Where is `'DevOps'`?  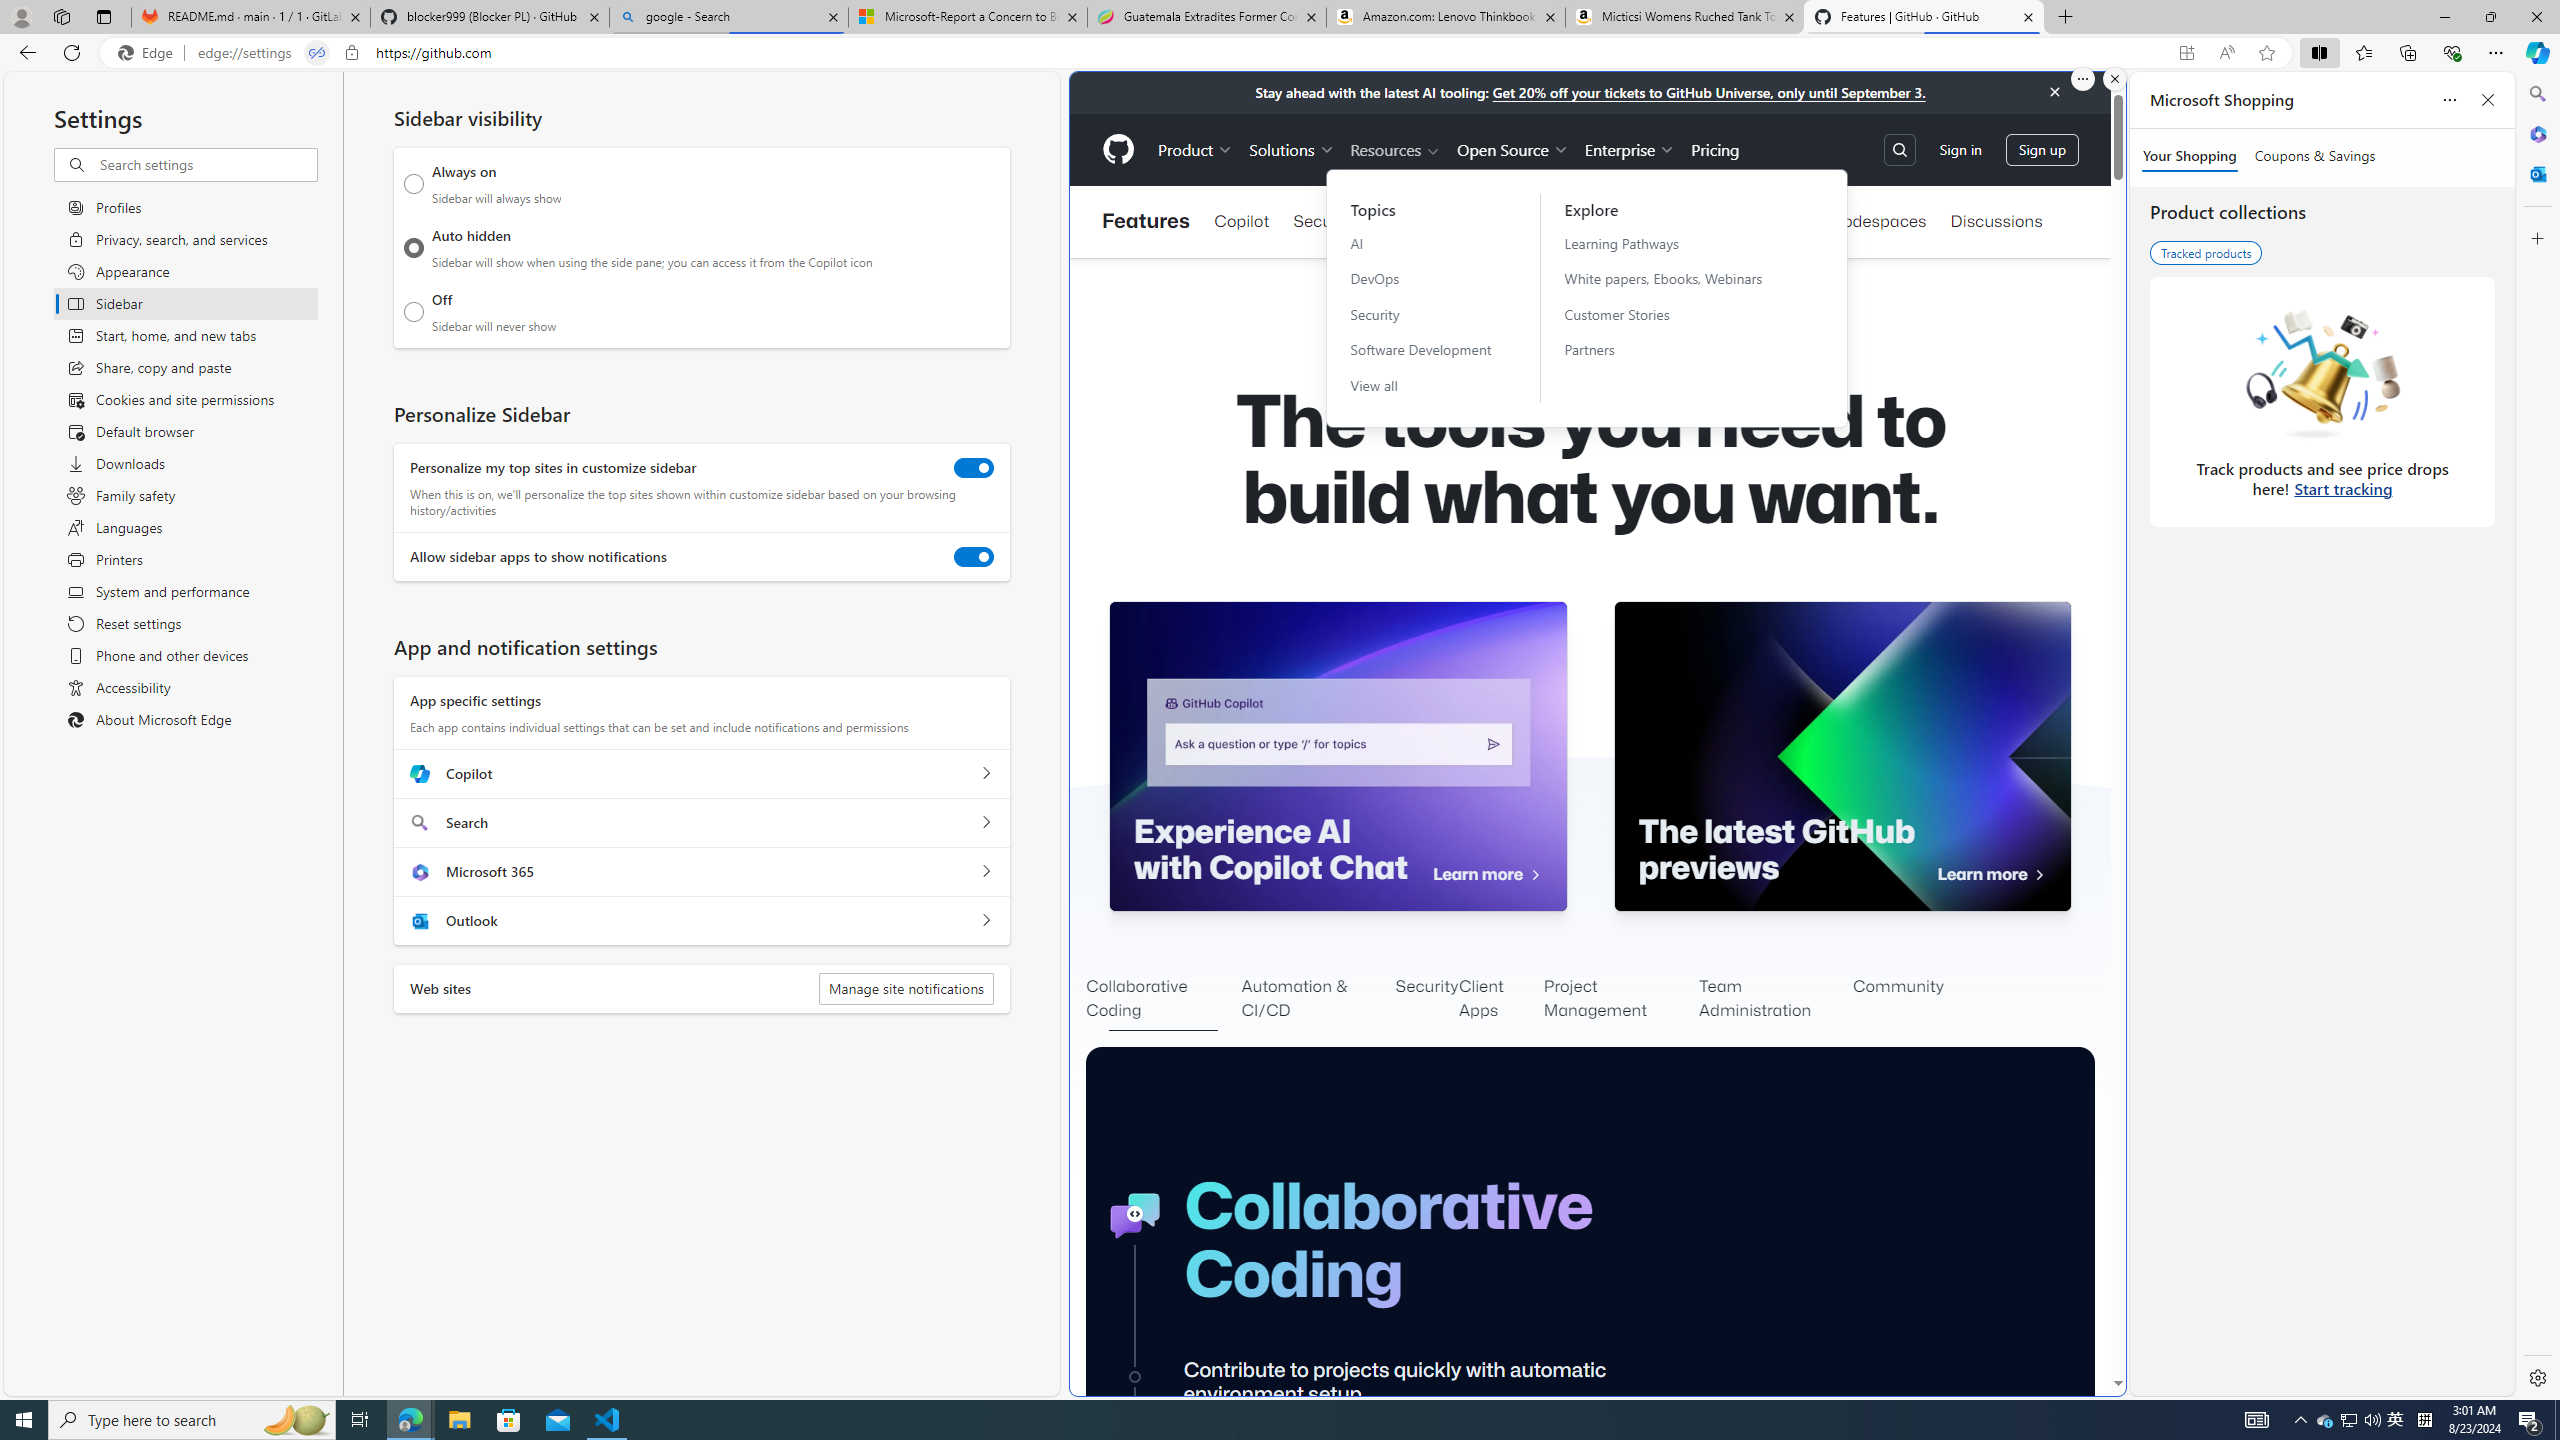 'DevOps' is located at coordinates (1419, 277).